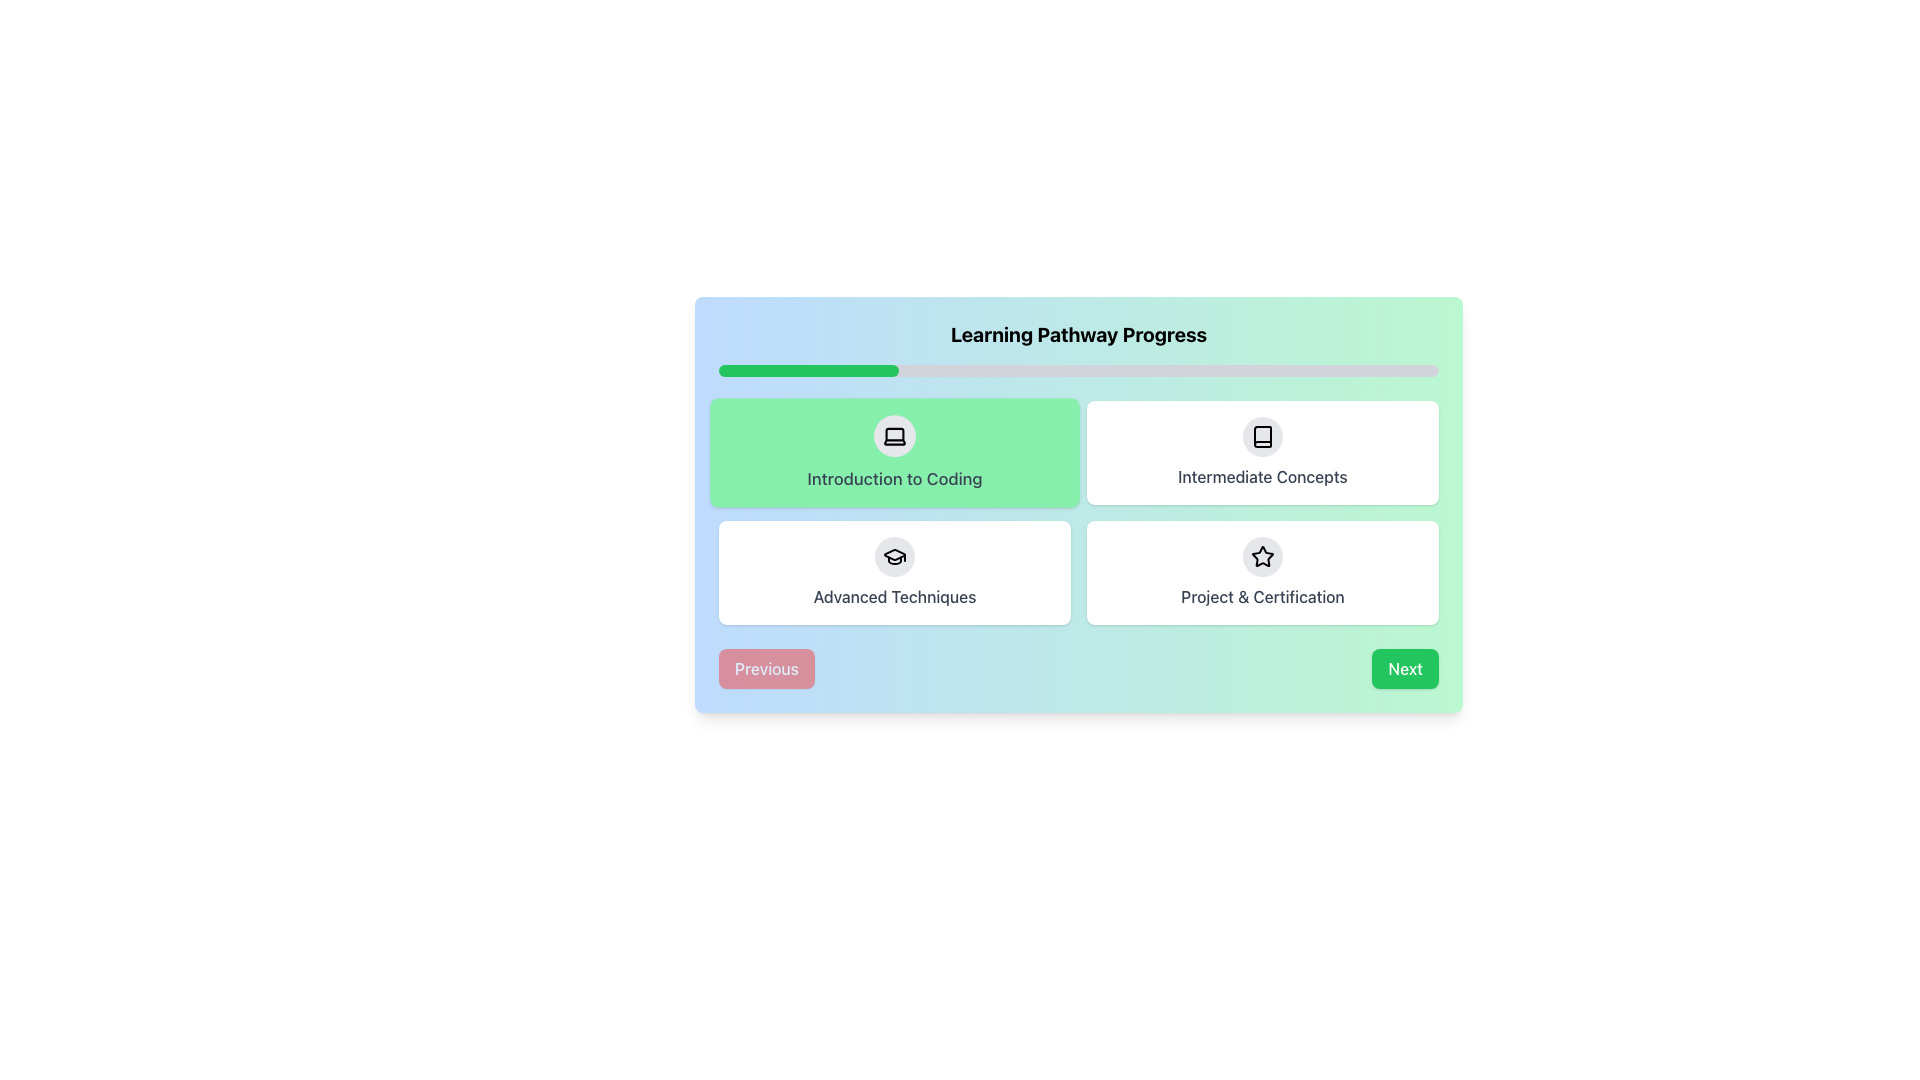 This screenshot has height=1080, width=1920. I want to click on progress, so click(1070, 370).